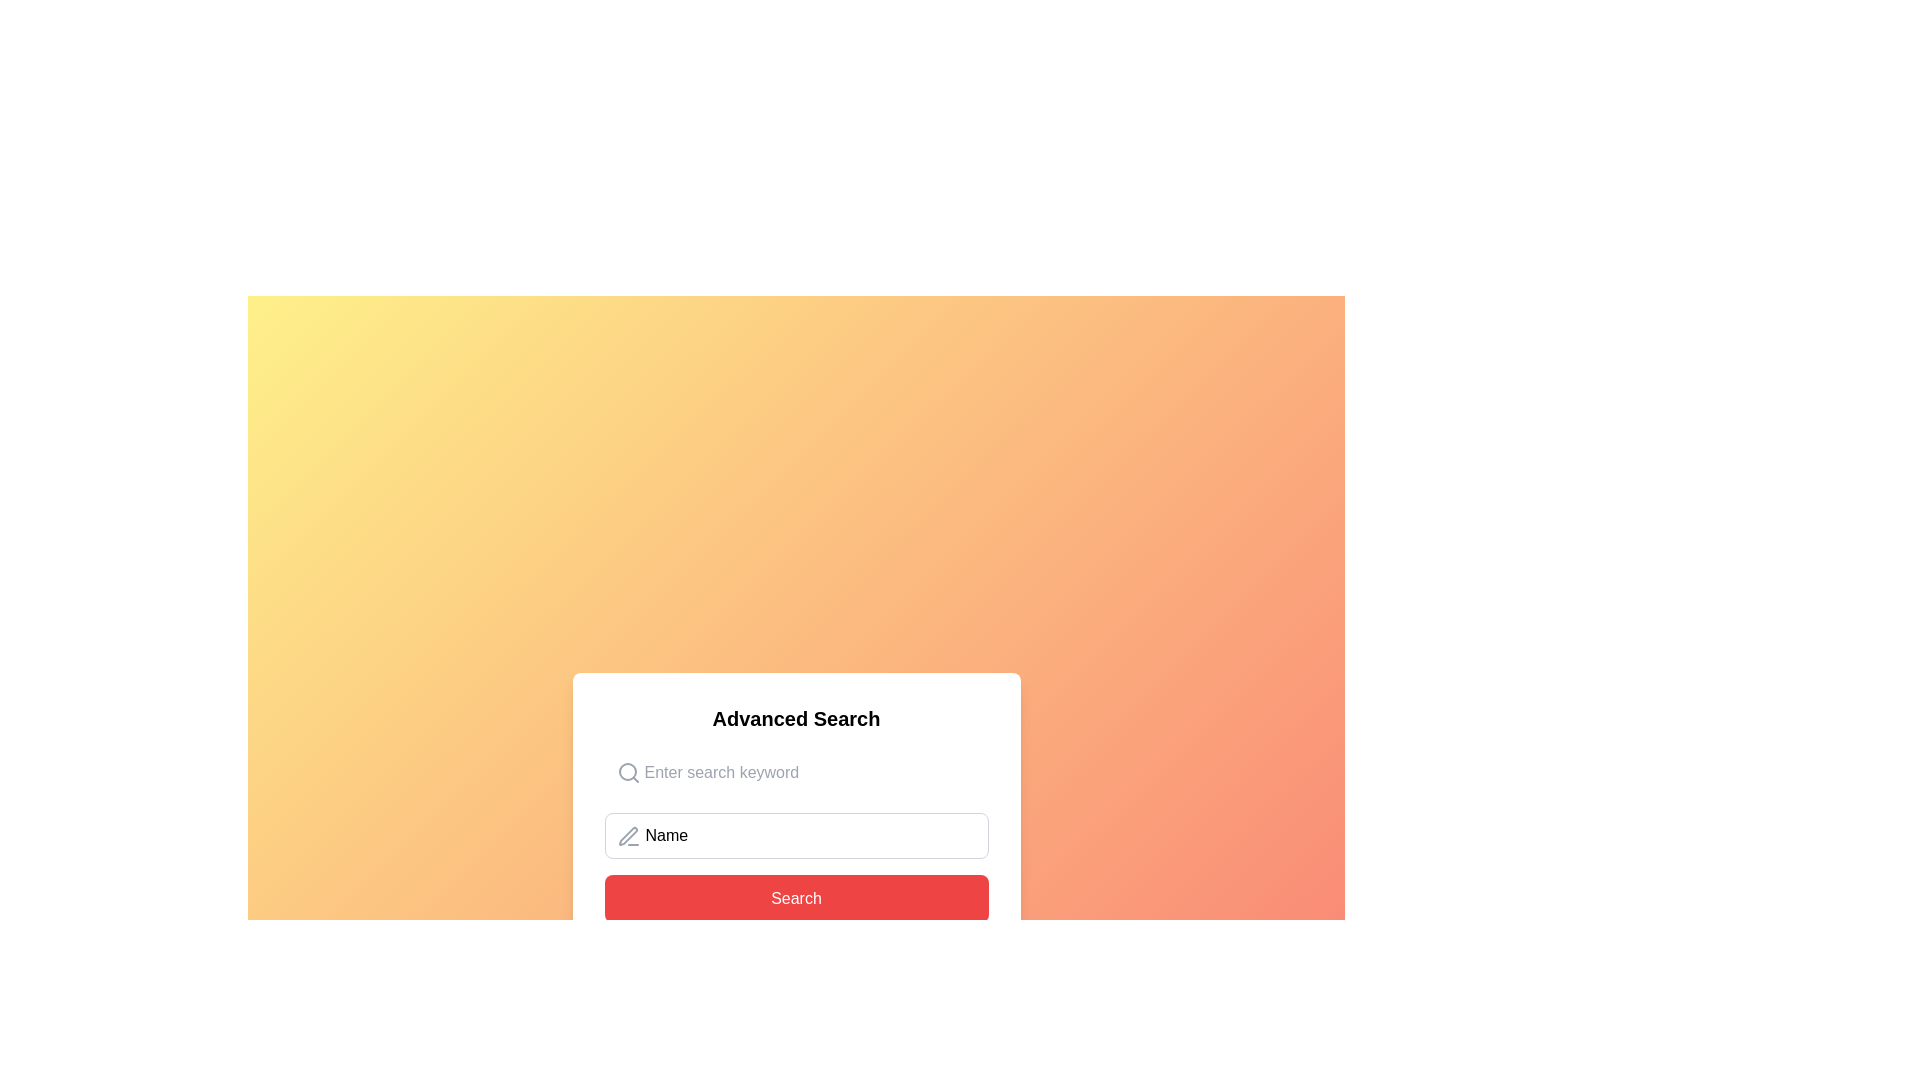  What do you see at coordinates (627, 771) in the screenshot?
I see `the search icon located on the far left of the search input field, adjacent to the placeholder text 'Enter search keyword.'` at bounding box center [627, 771].